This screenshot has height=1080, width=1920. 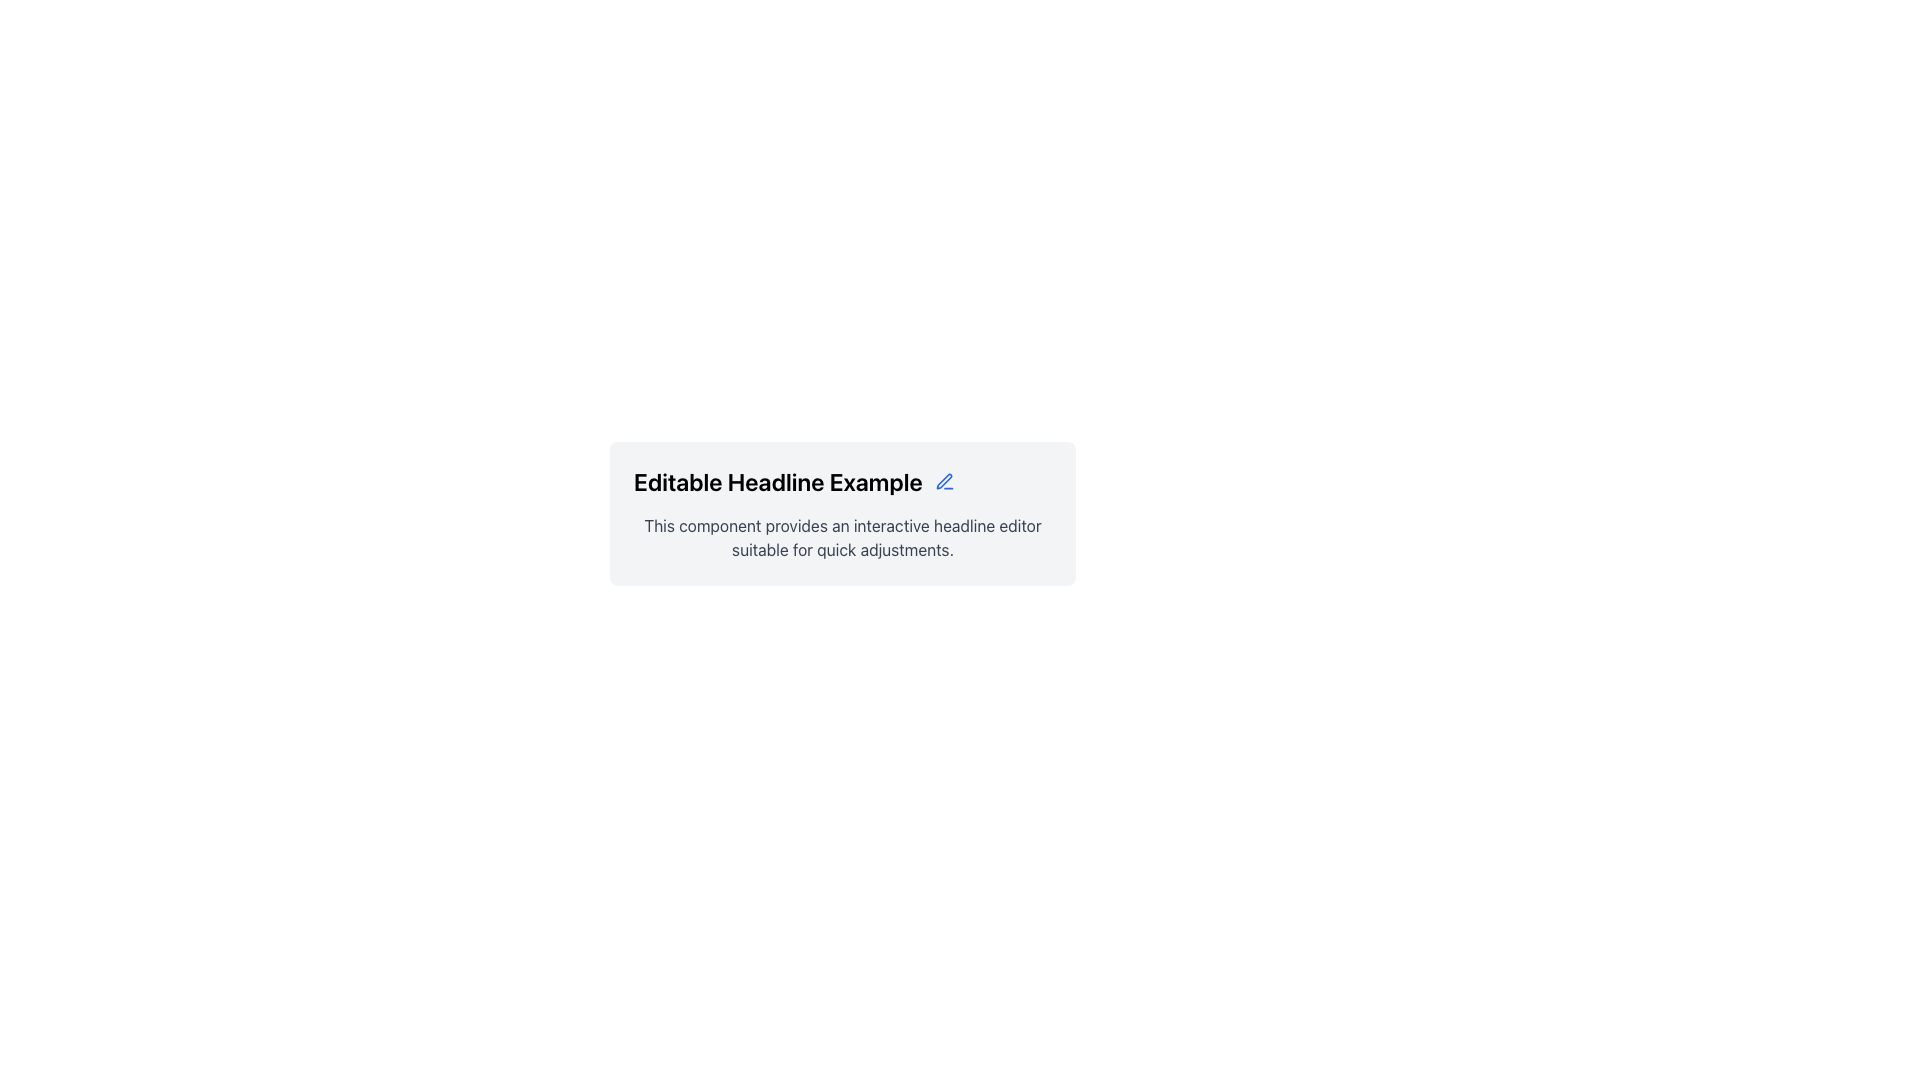 I want to click on the Icon Button located to the right of the 'Editable Headline Example' text, so click(x=943, y=482).